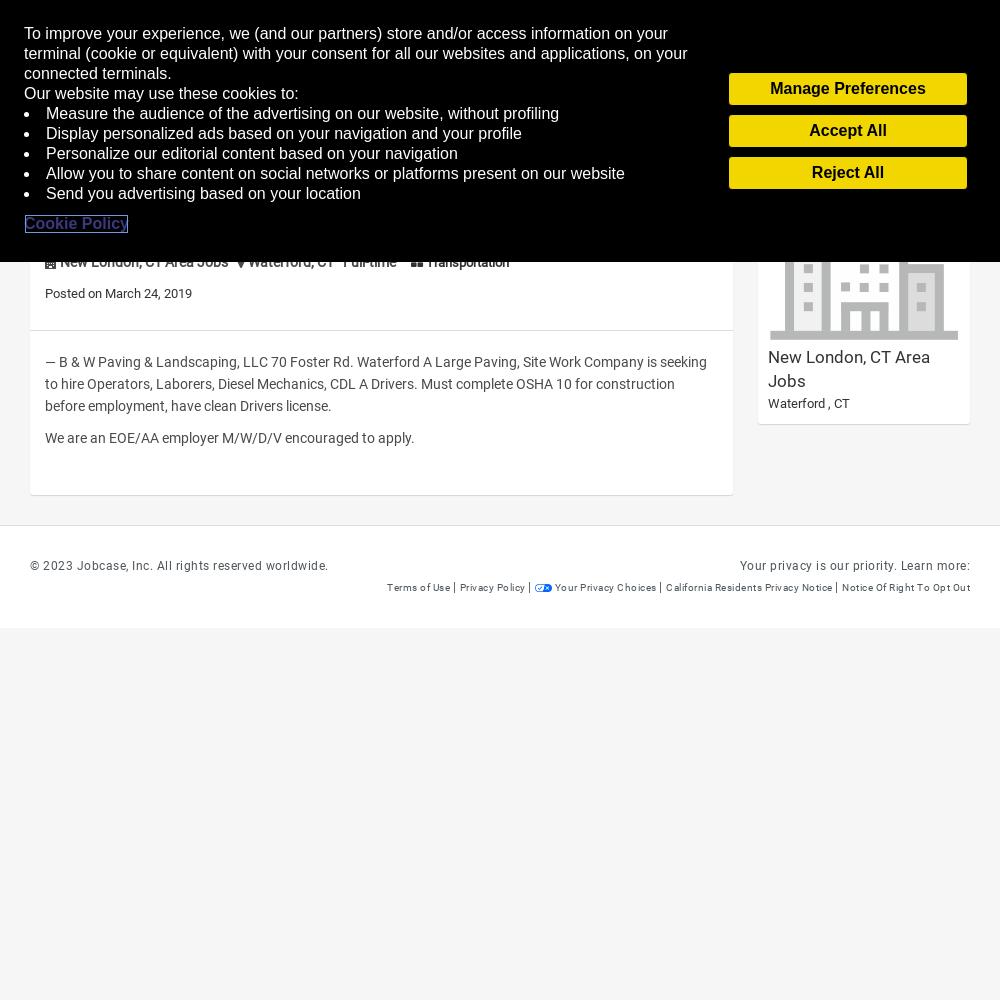  I want to click on 'Your Privacy Choices', so click(604, 586).